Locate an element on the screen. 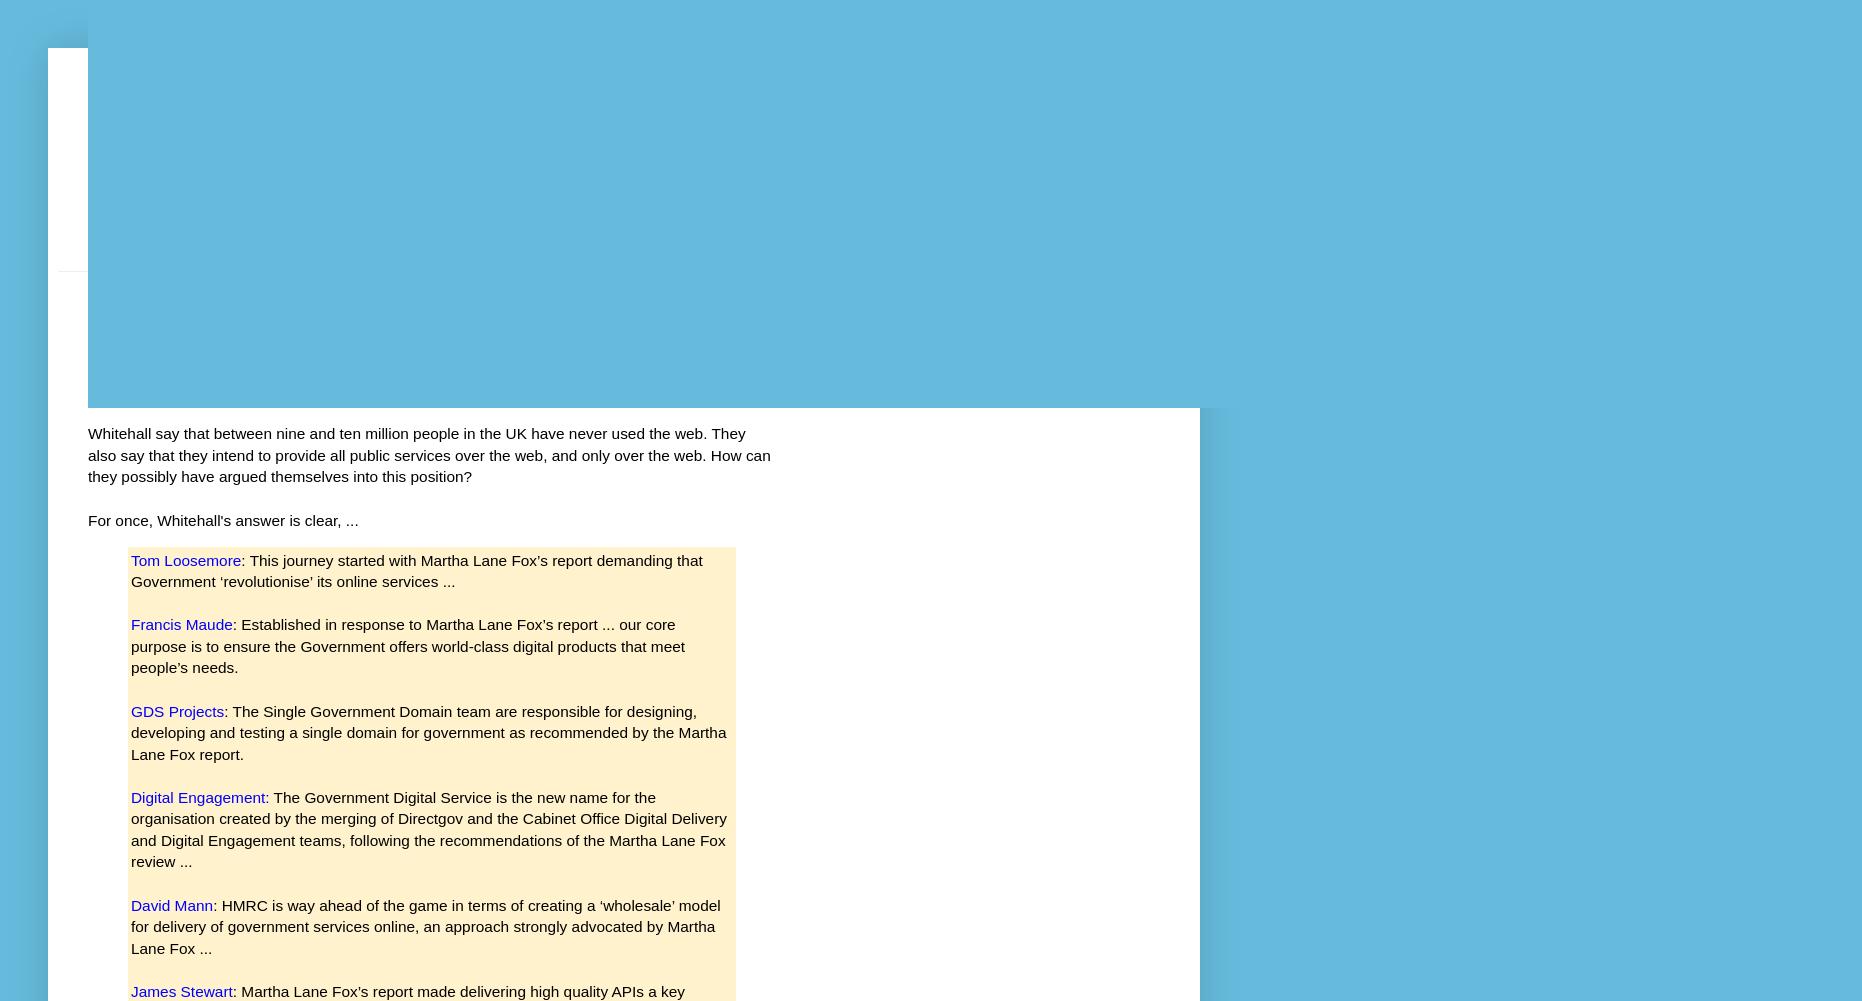 The image size is (1862, 1001). 'Martha Lane Fox, one of the unwritten bits of the British Constitution' is located at coordinates (88, 368).